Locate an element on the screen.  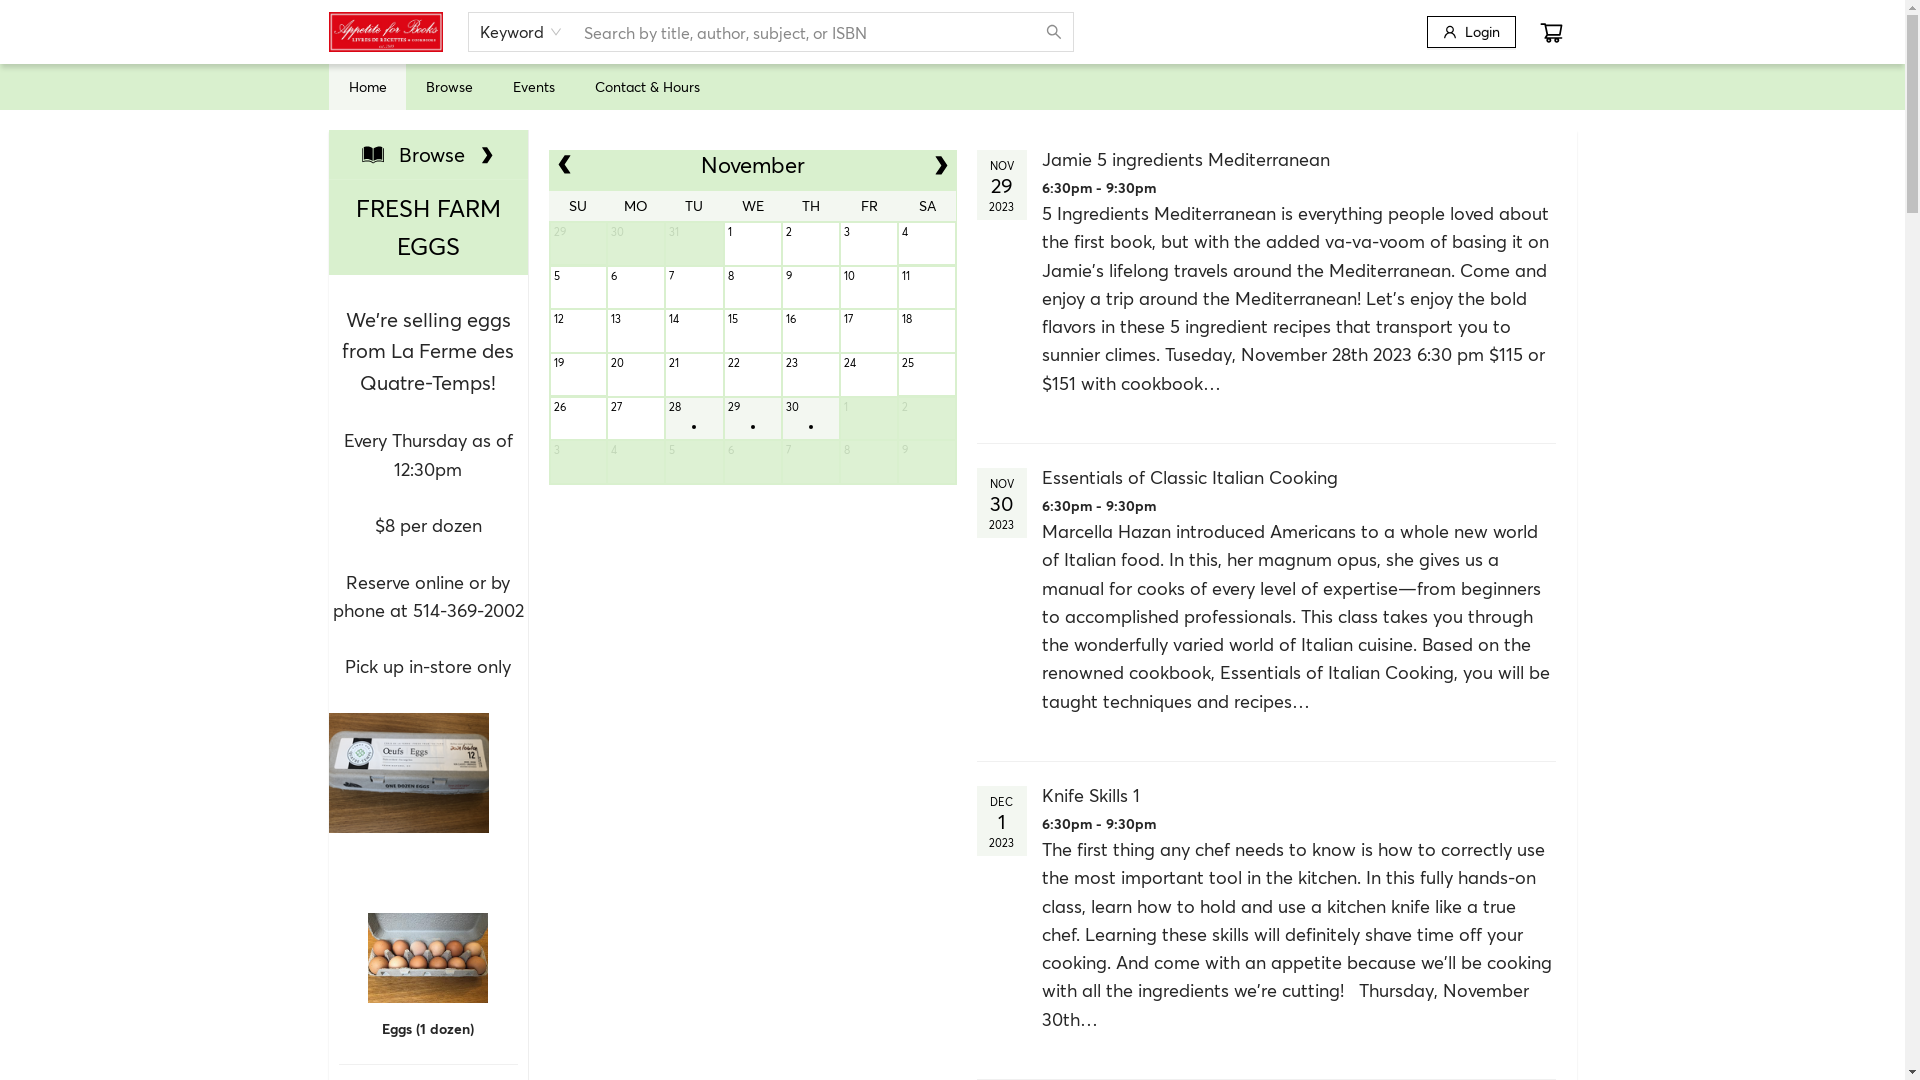
'Events' is located at coordinates (512, 85).